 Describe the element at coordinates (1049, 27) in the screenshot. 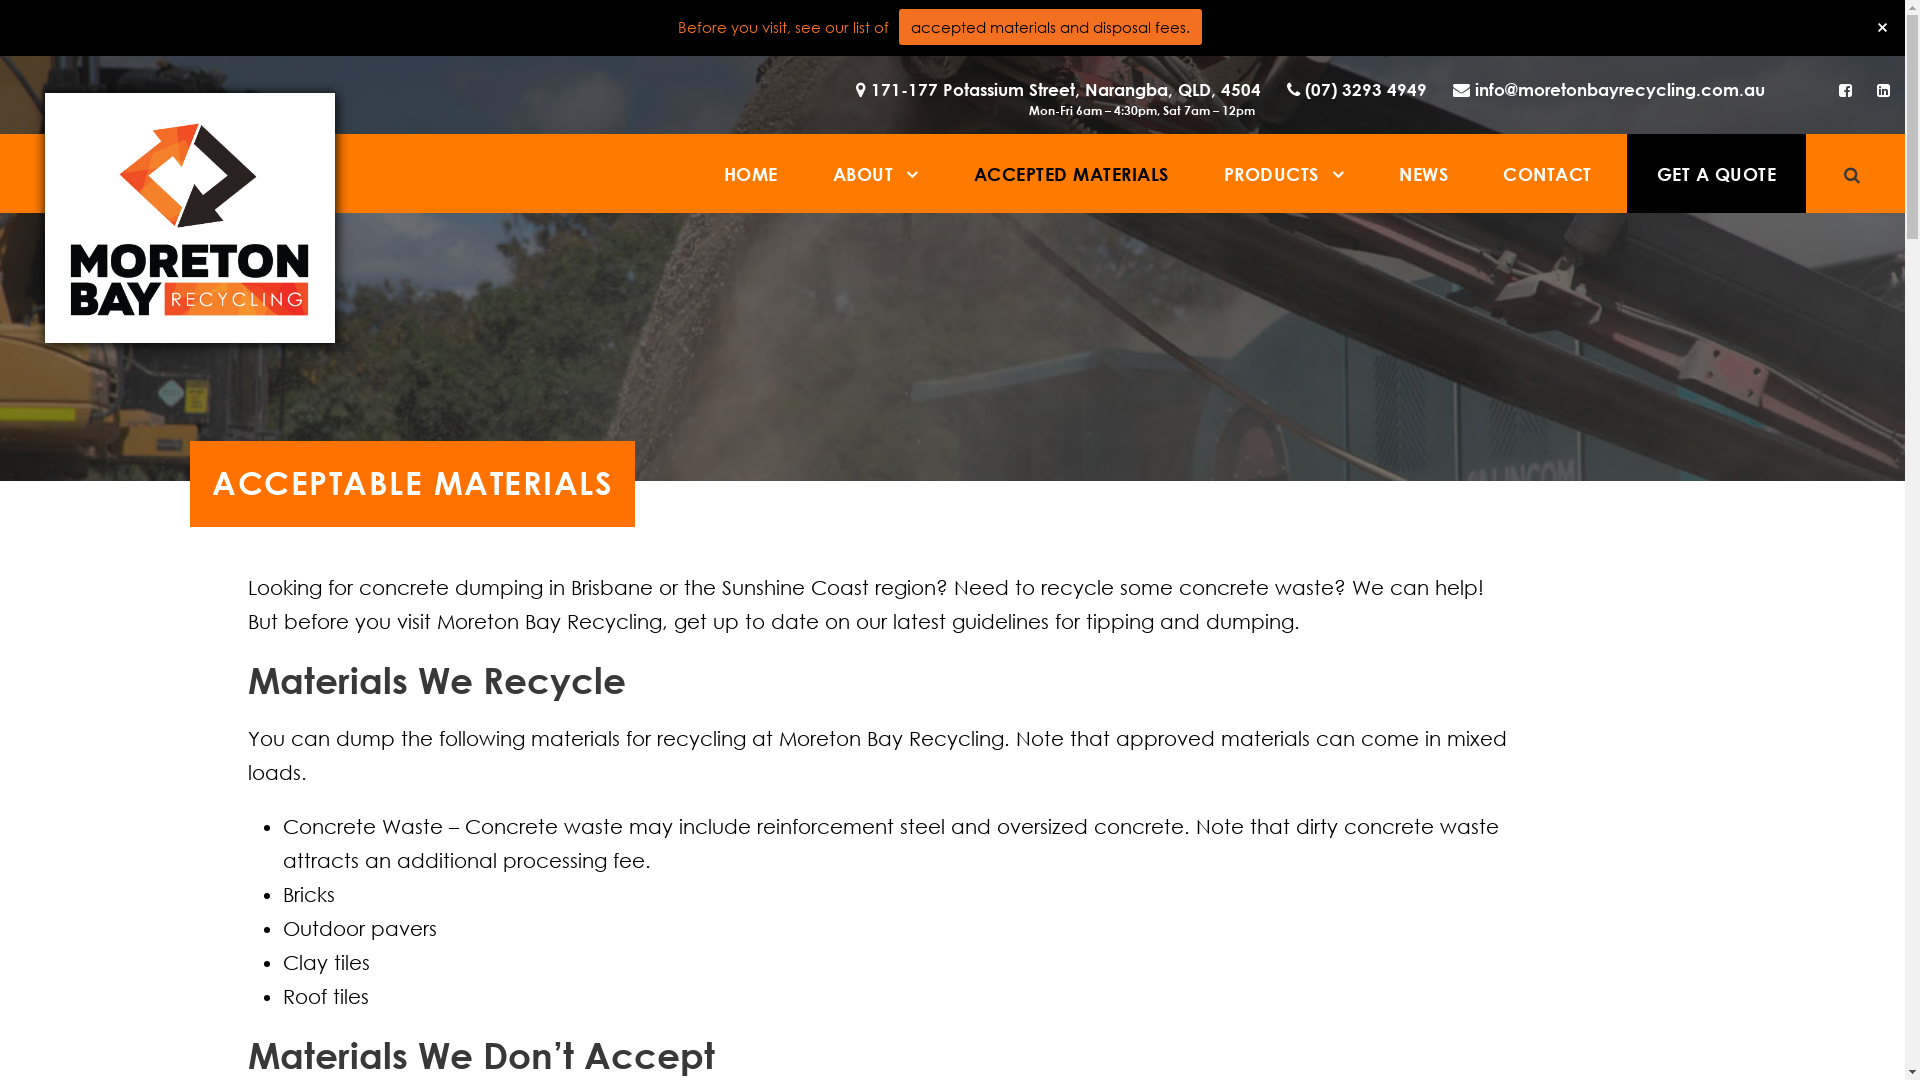

I see `'accepted materials and disposal fees.'` at that location.